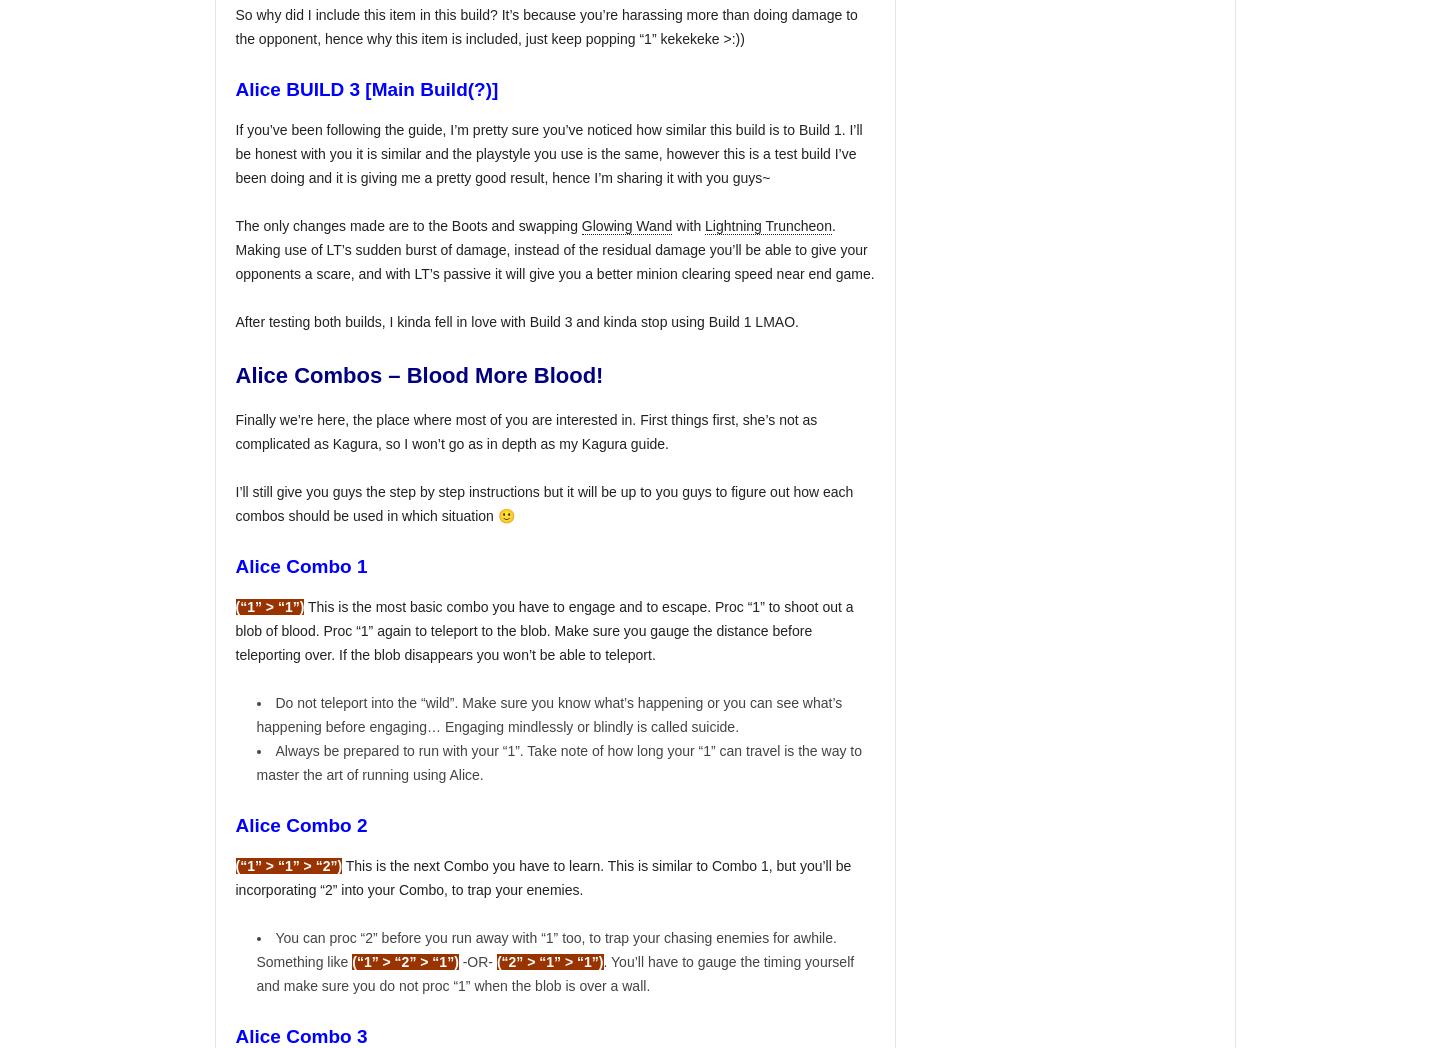  What do you see at coordinates (302, 823) in the screenshot?
I see `'Alice Combo 2'` at bounding box center [302, 823].